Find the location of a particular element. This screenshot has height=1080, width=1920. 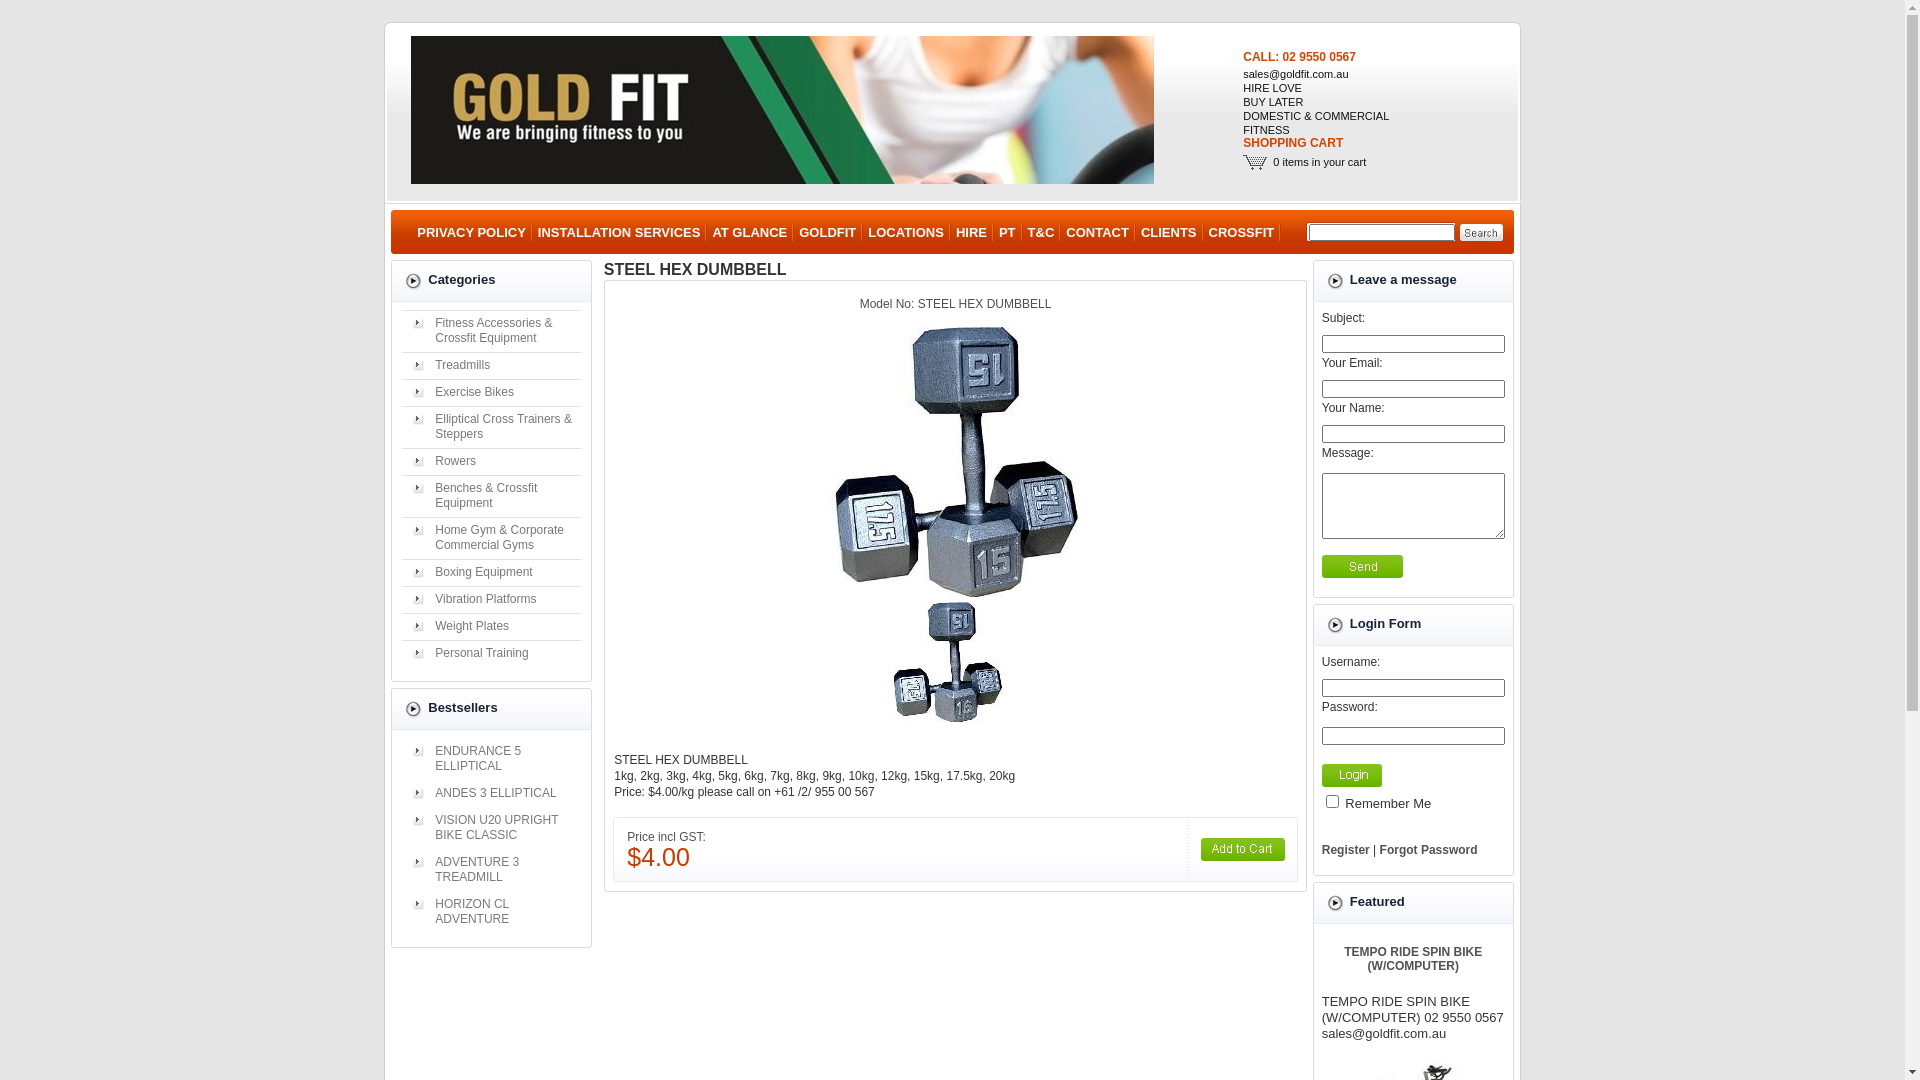

'Treadmills' is located at coordinates (491, 365).